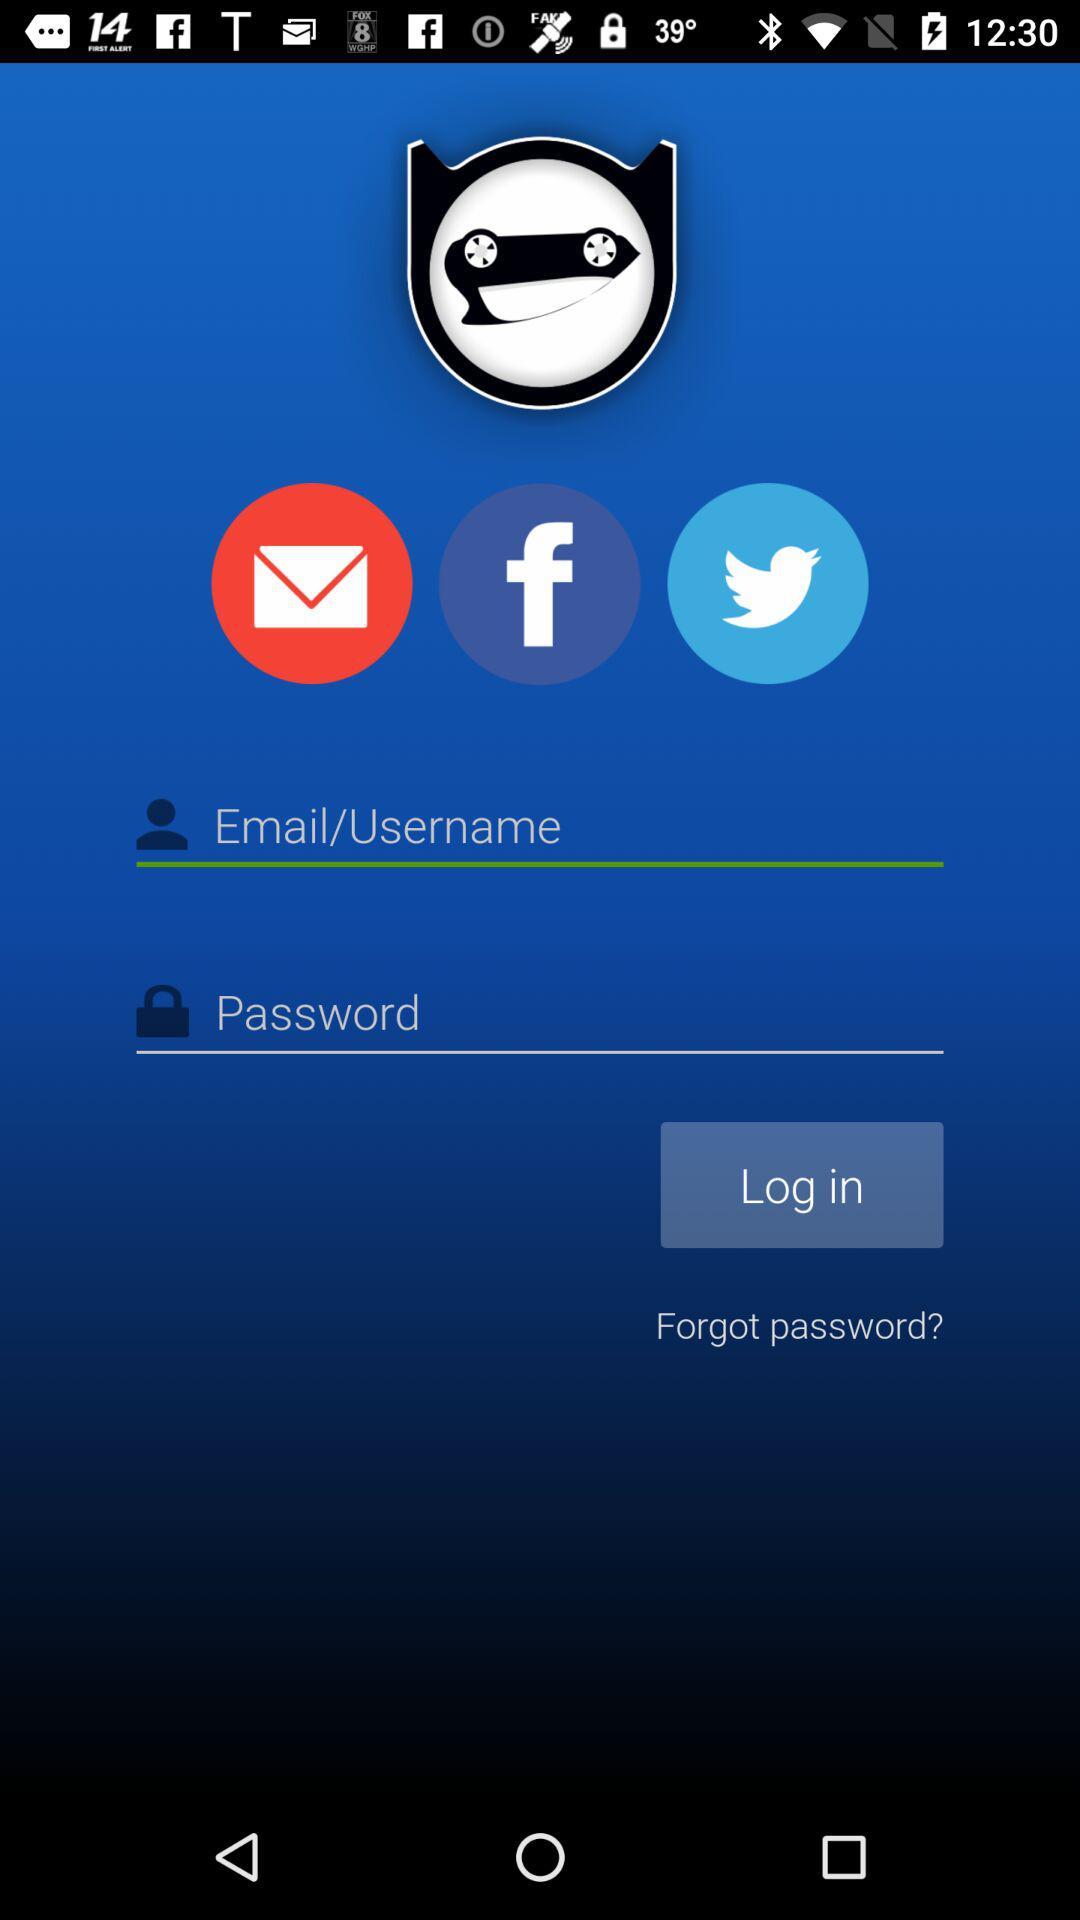 This screenshot has height=1920, width=1080. What do you see at coordinates (312, 582) in the screenshot?
I see `email` at bounding box center [312, 582].